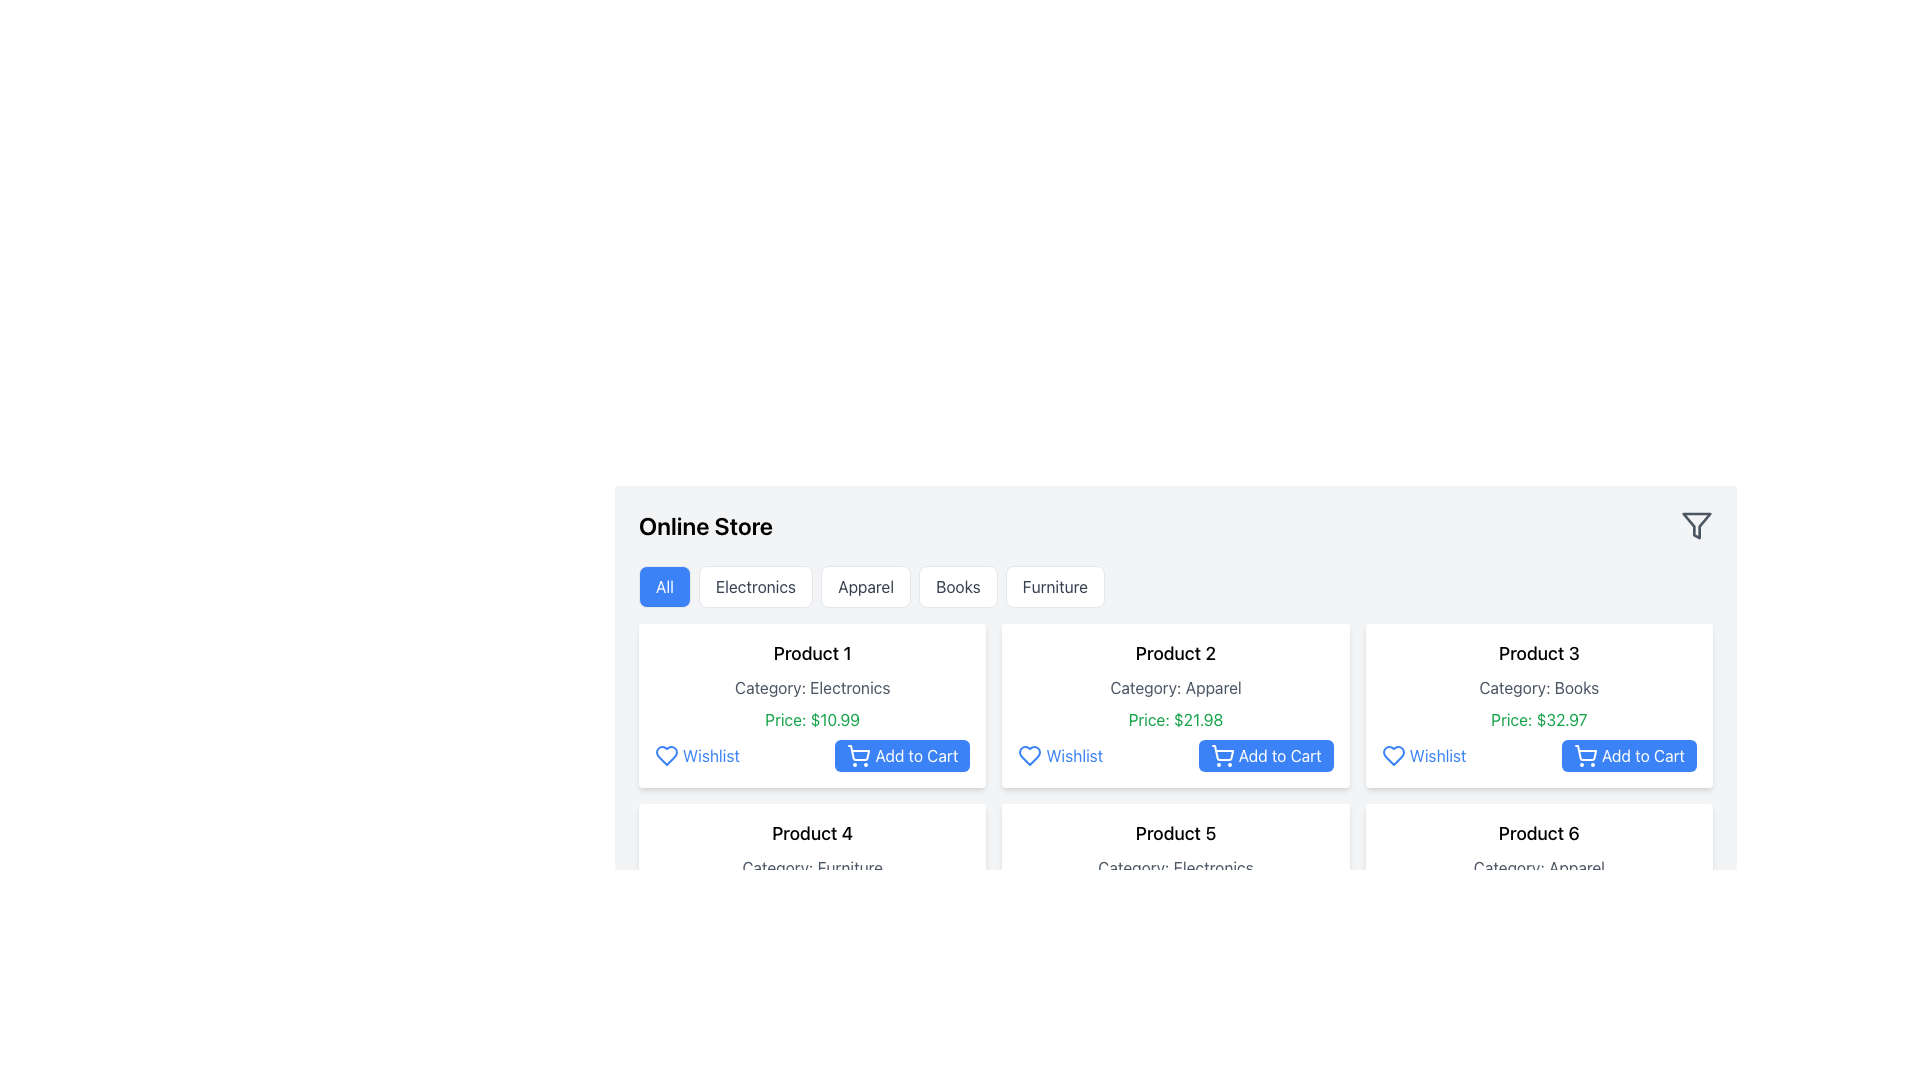 This screenshot has width=1920, height=1080. I want to click on the 'Add to Cart' button for 'Product 2', so click(1265, 756).